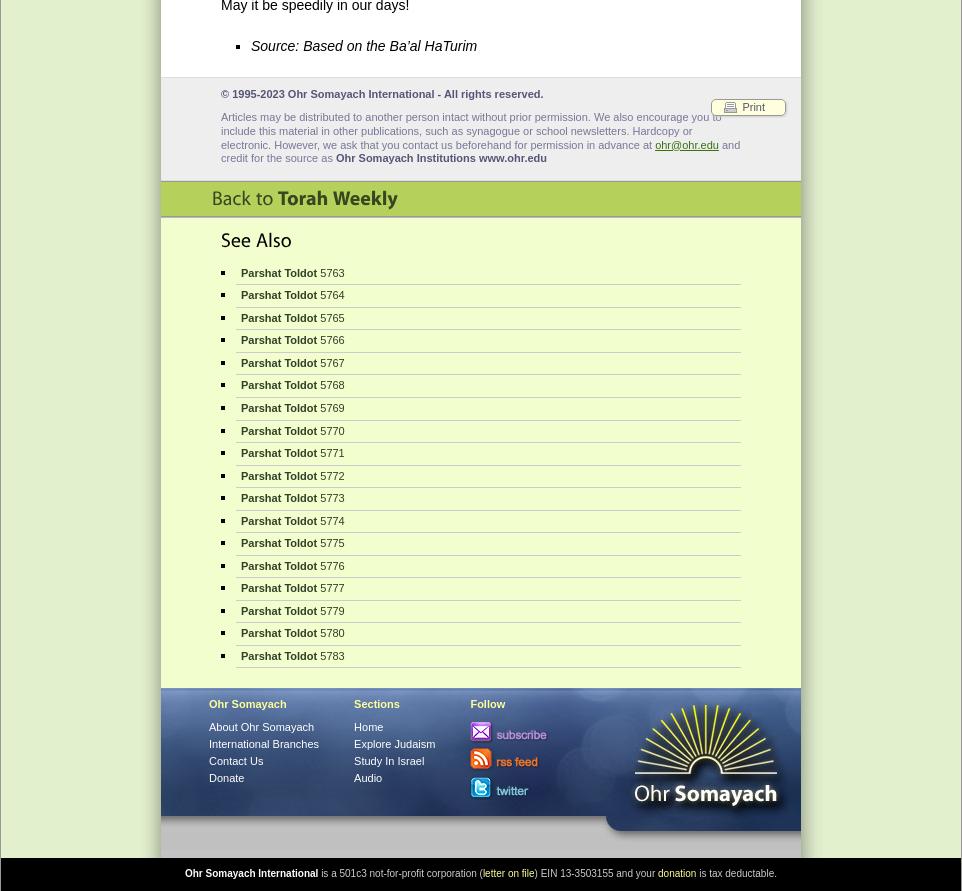 The image size is (962, 891). What do you see at coordinates (329, 564) in the screenshot?
I see `'5776'` at bounding box center [329, 564].